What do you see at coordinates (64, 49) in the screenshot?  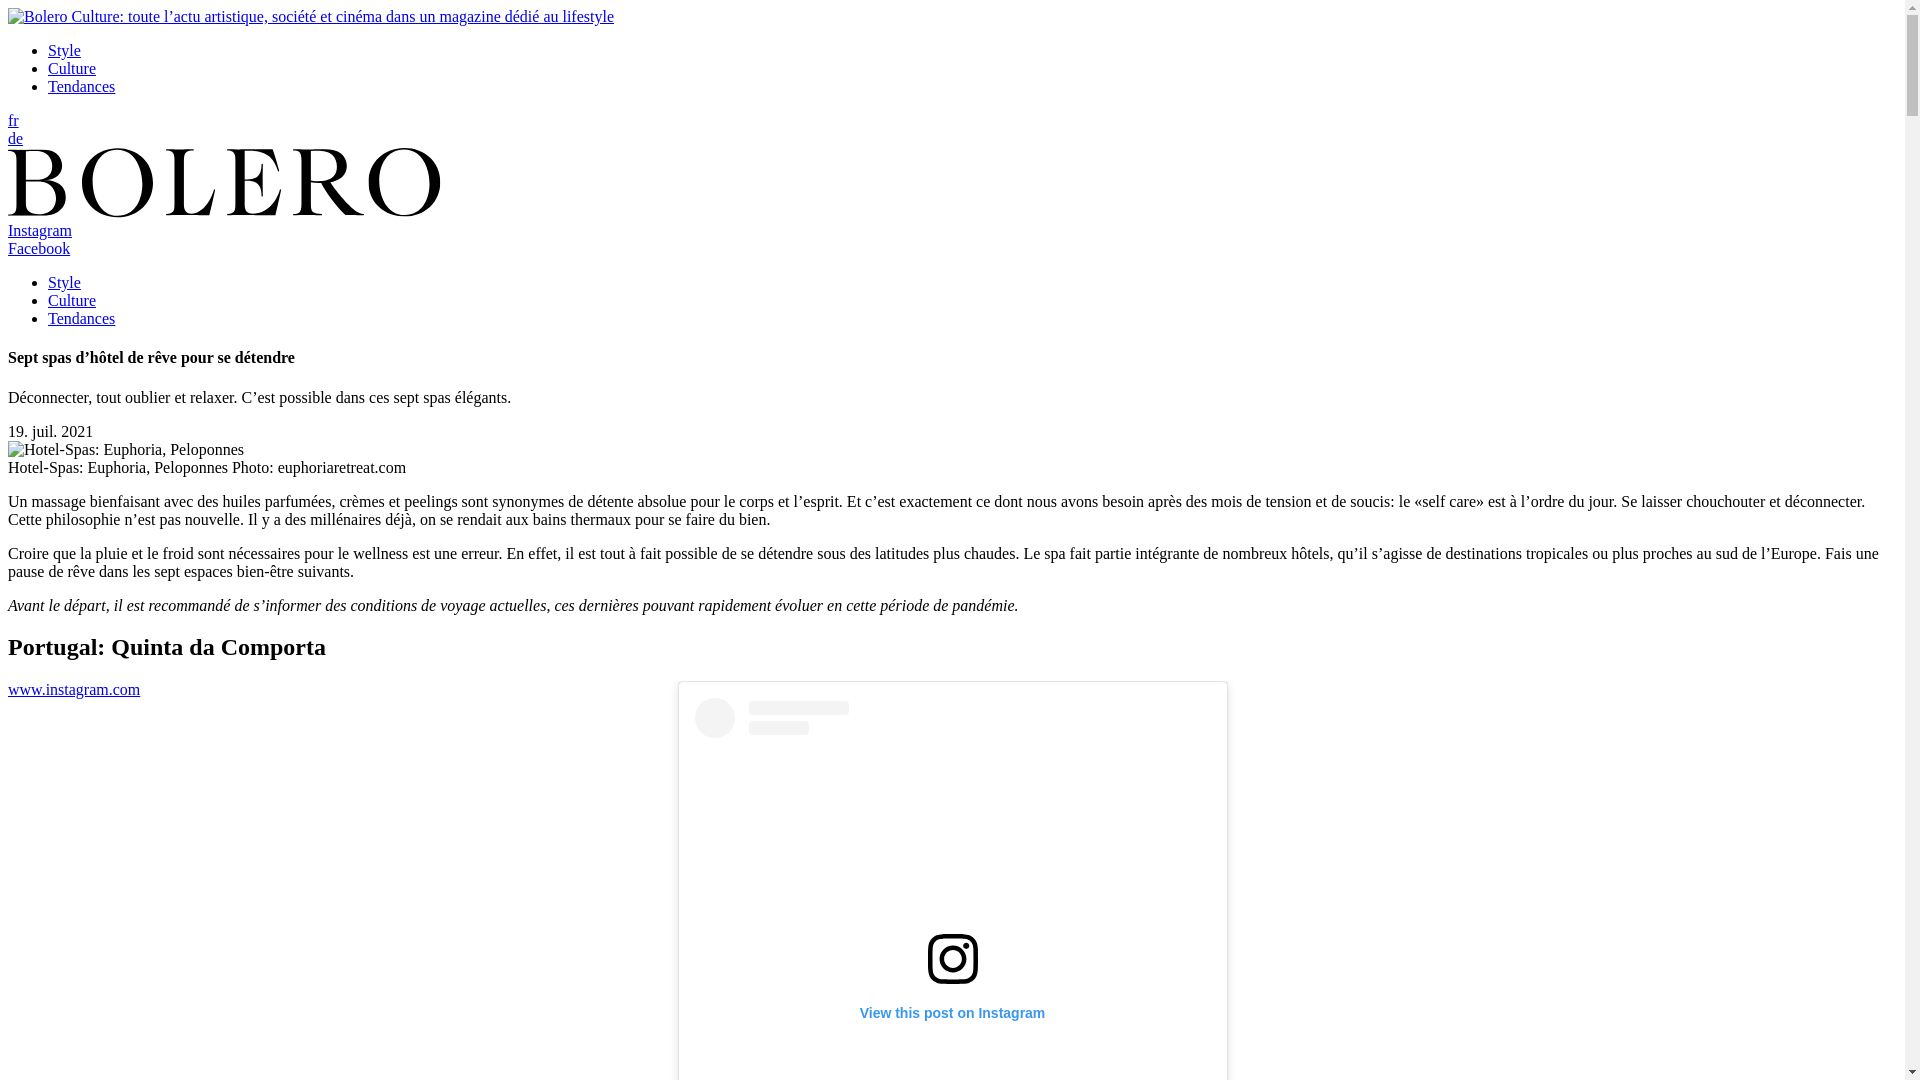 I see `'Style'` at bounding box center [64, 49].